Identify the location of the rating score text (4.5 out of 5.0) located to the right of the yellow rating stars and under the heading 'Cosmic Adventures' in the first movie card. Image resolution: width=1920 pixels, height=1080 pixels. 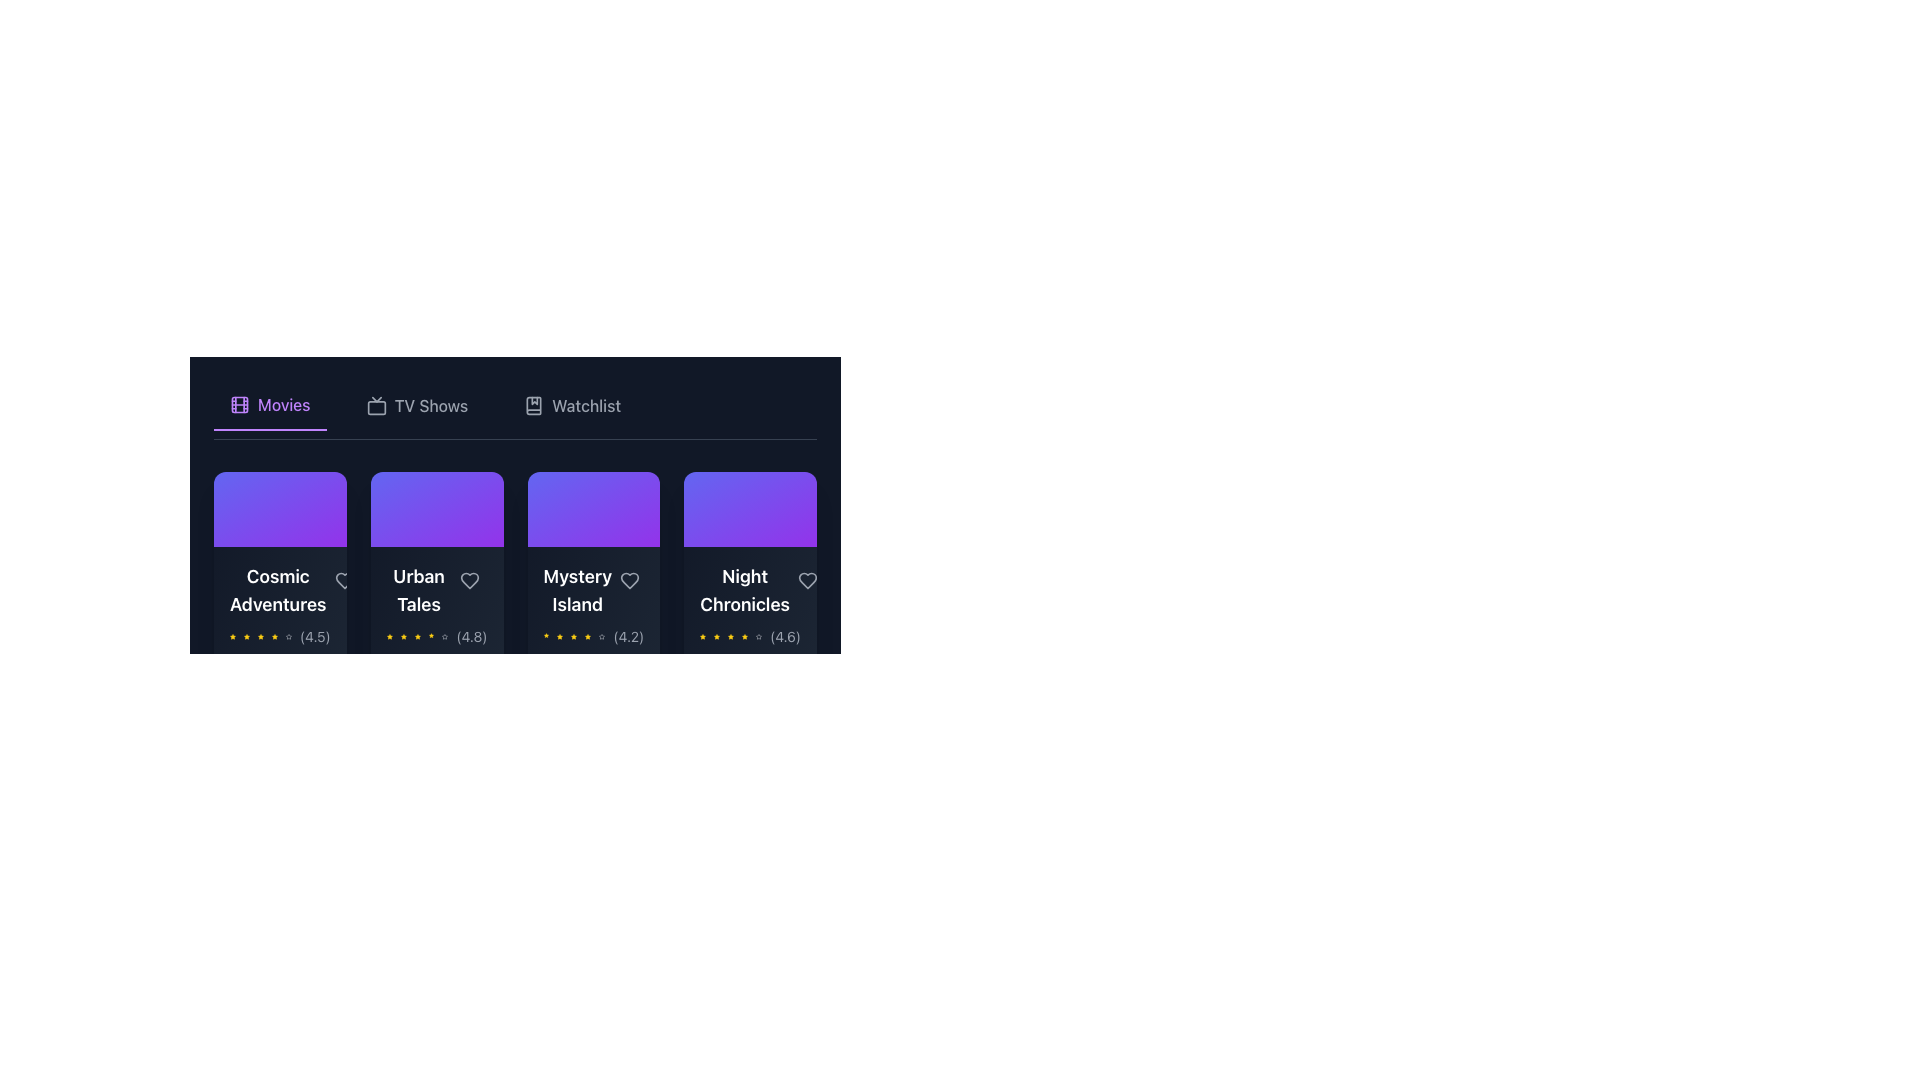
(314, 636).